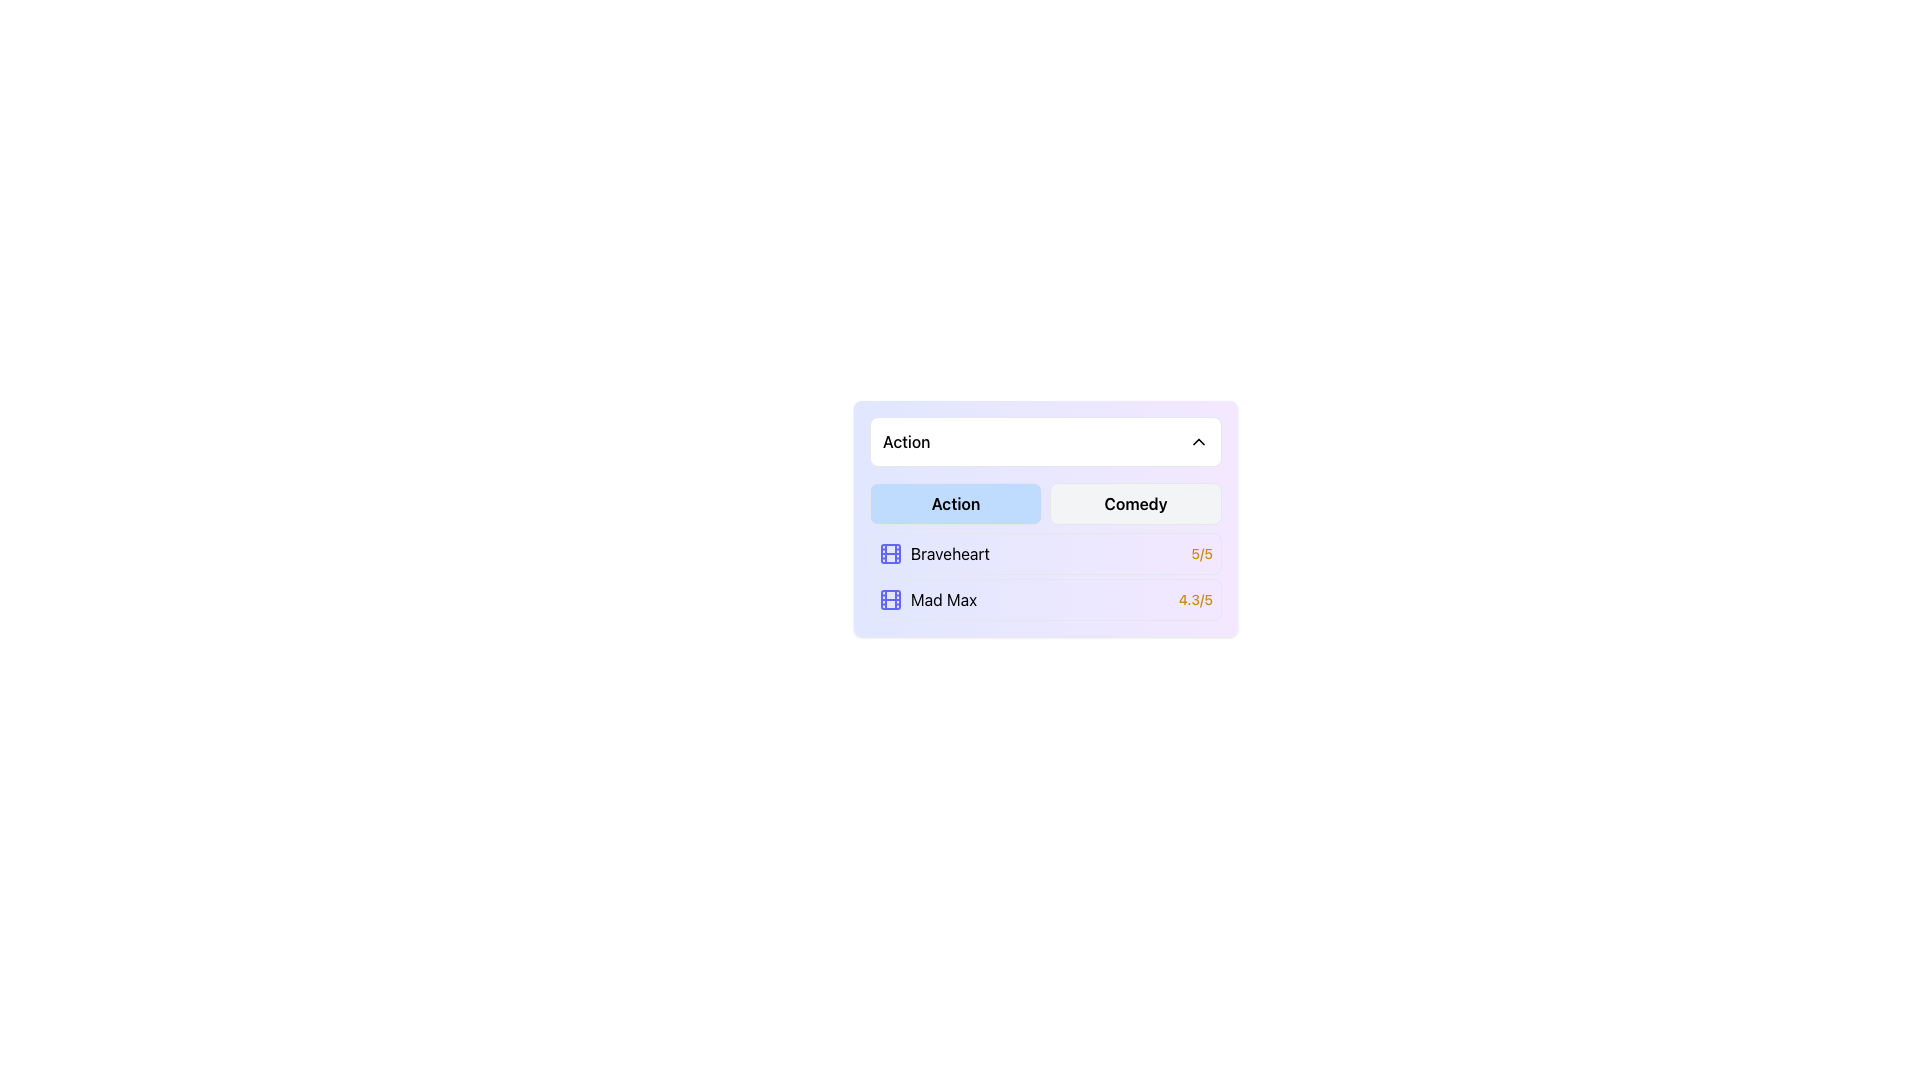 The image size is (1920, 1080). What do you see at coordinates (926, 599) in the screenshot?
I see `the text label displaying the title 'Mad Max'` at bounding box center [926, 599].